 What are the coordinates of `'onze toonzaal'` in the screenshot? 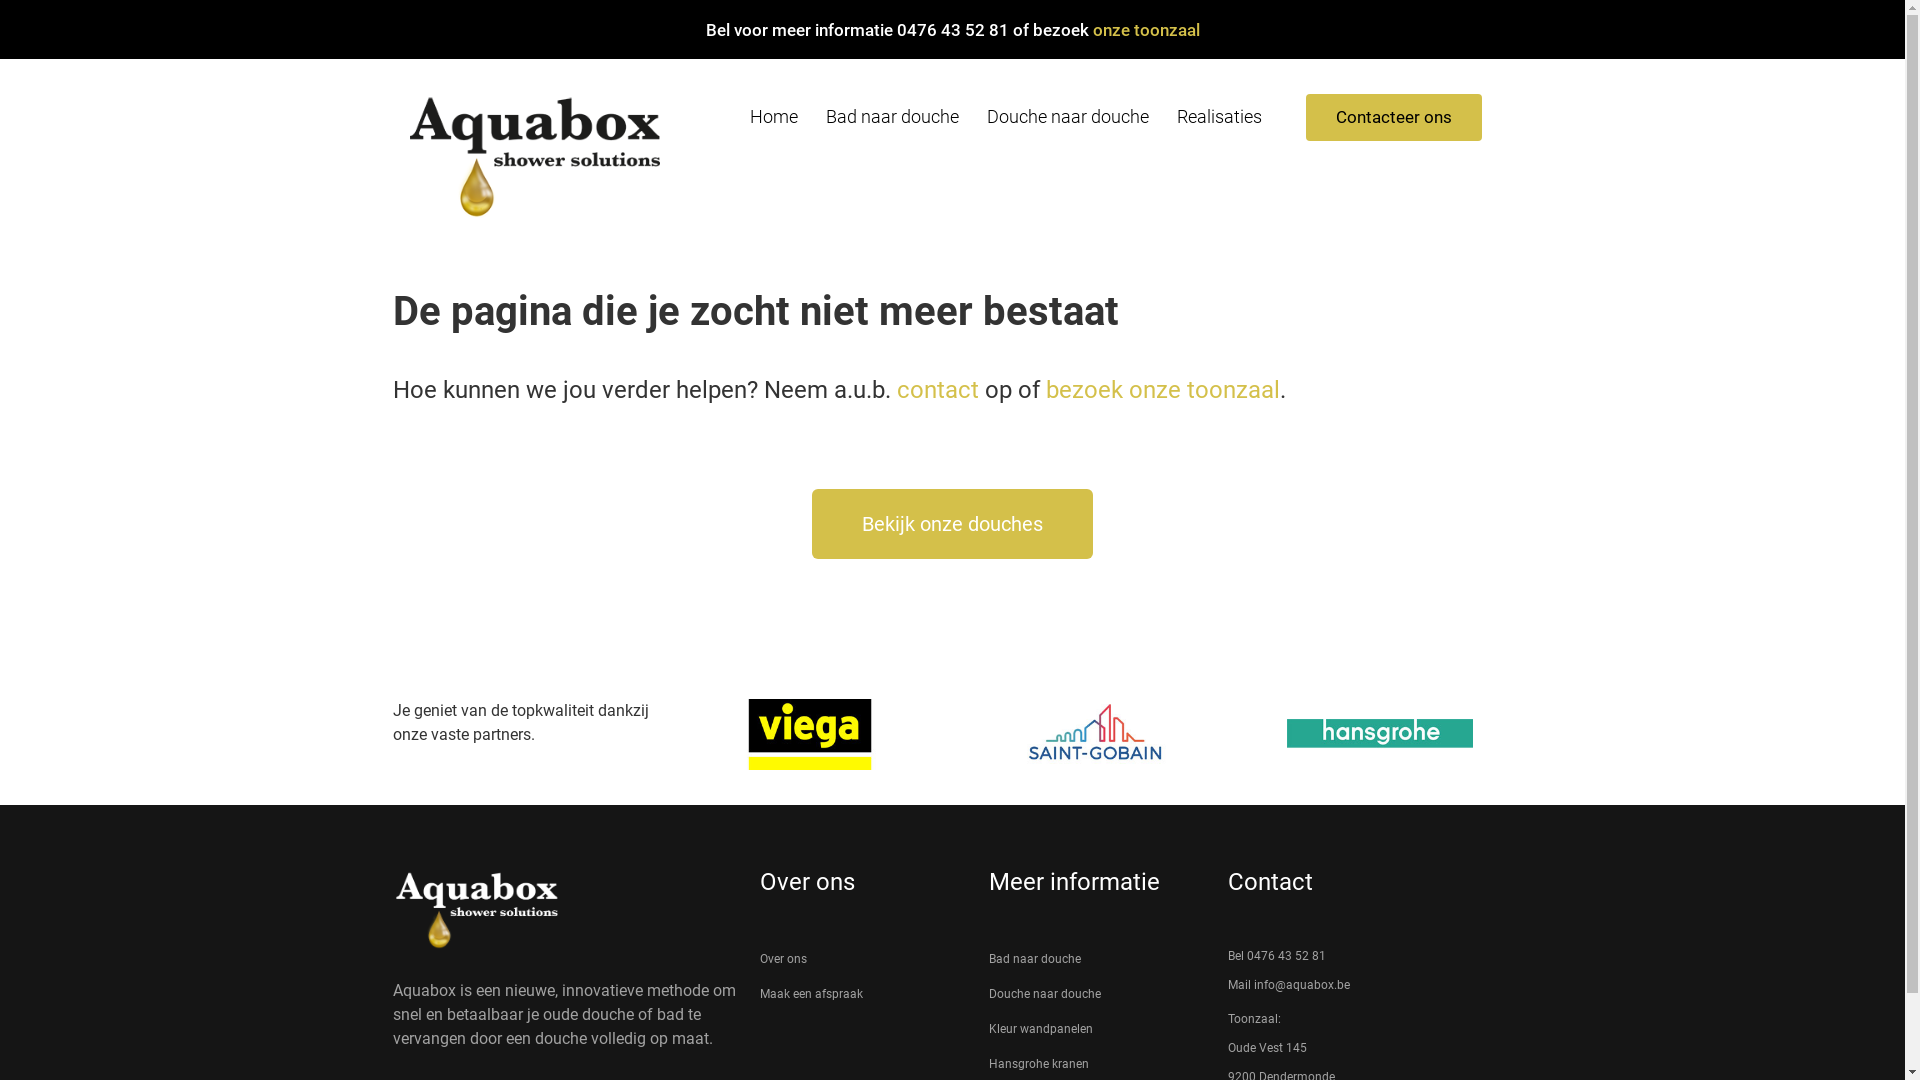 It's located at (1090, 30).